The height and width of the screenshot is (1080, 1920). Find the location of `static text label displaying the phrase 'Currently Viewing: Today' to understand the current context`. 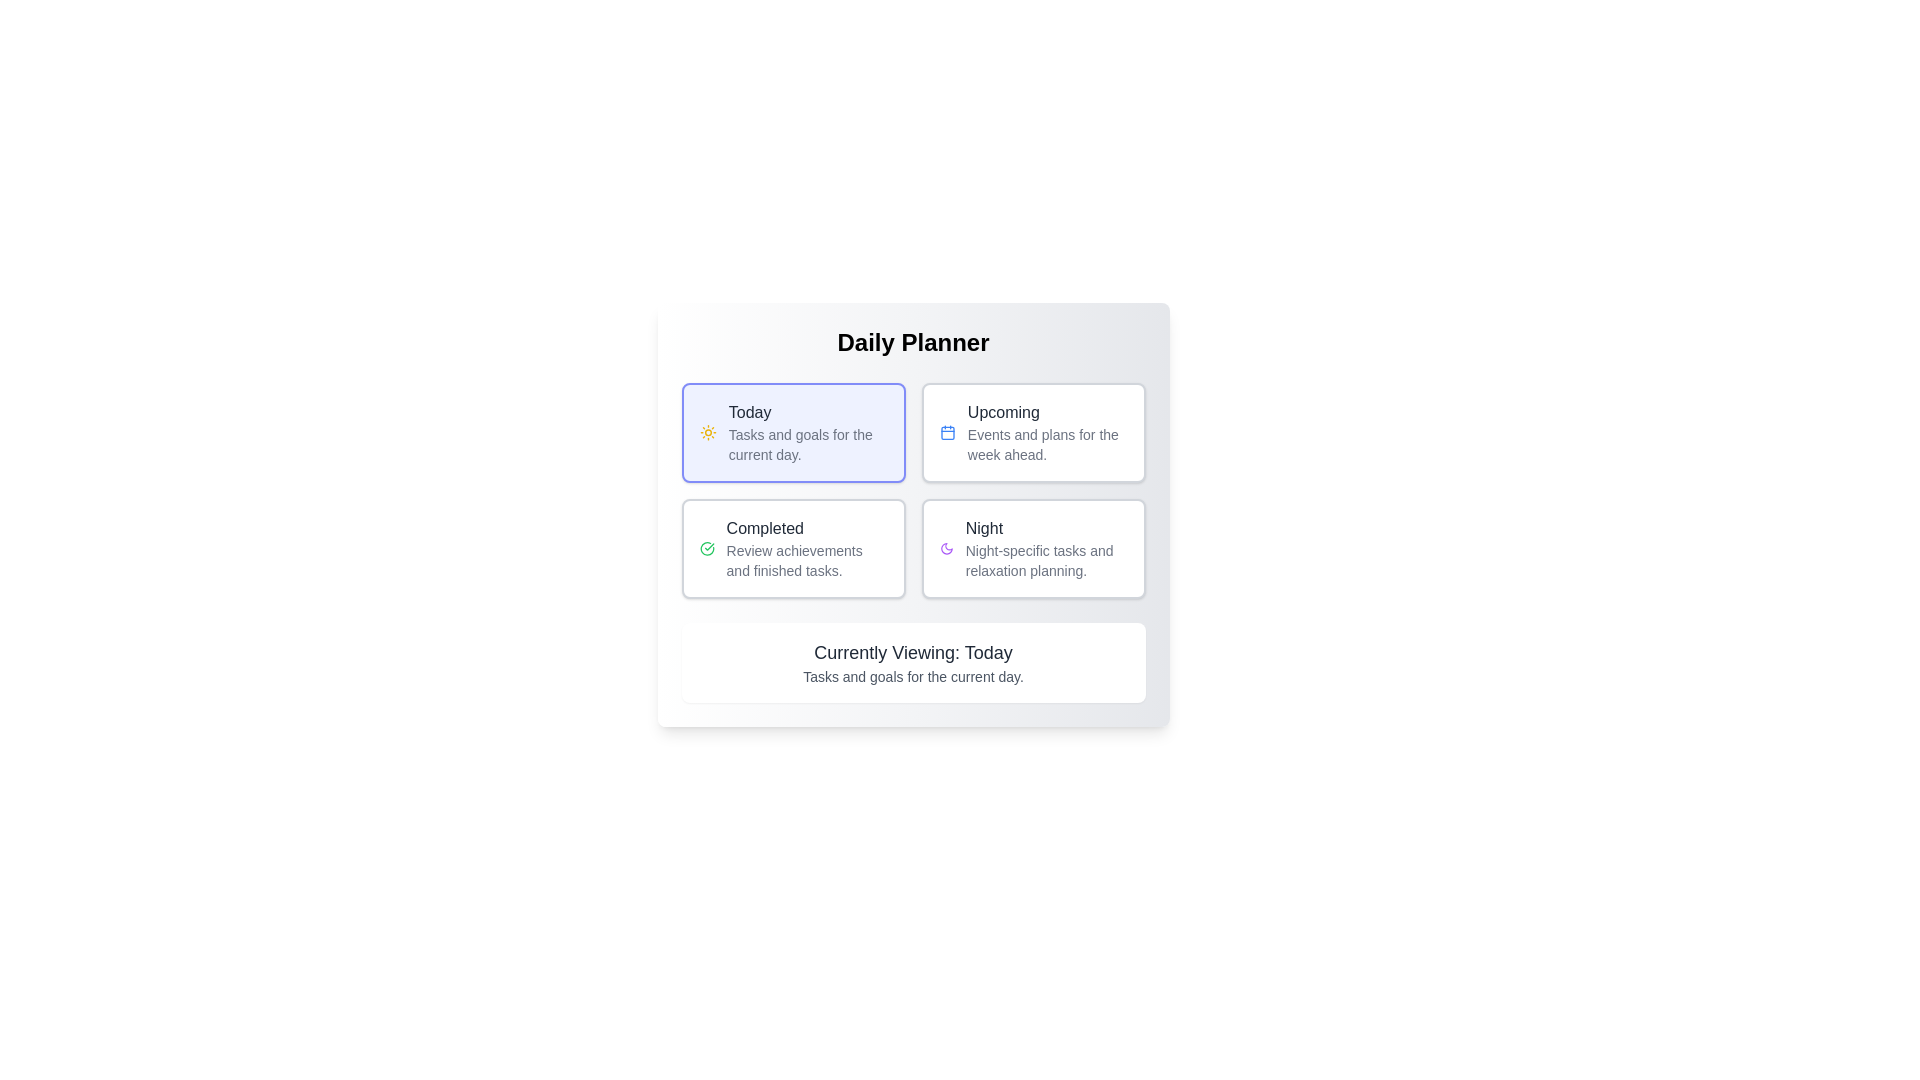

static text label displaying the phrase 'Currently Viewing: Today' to understand the current context is located at coordinates (912, 652).